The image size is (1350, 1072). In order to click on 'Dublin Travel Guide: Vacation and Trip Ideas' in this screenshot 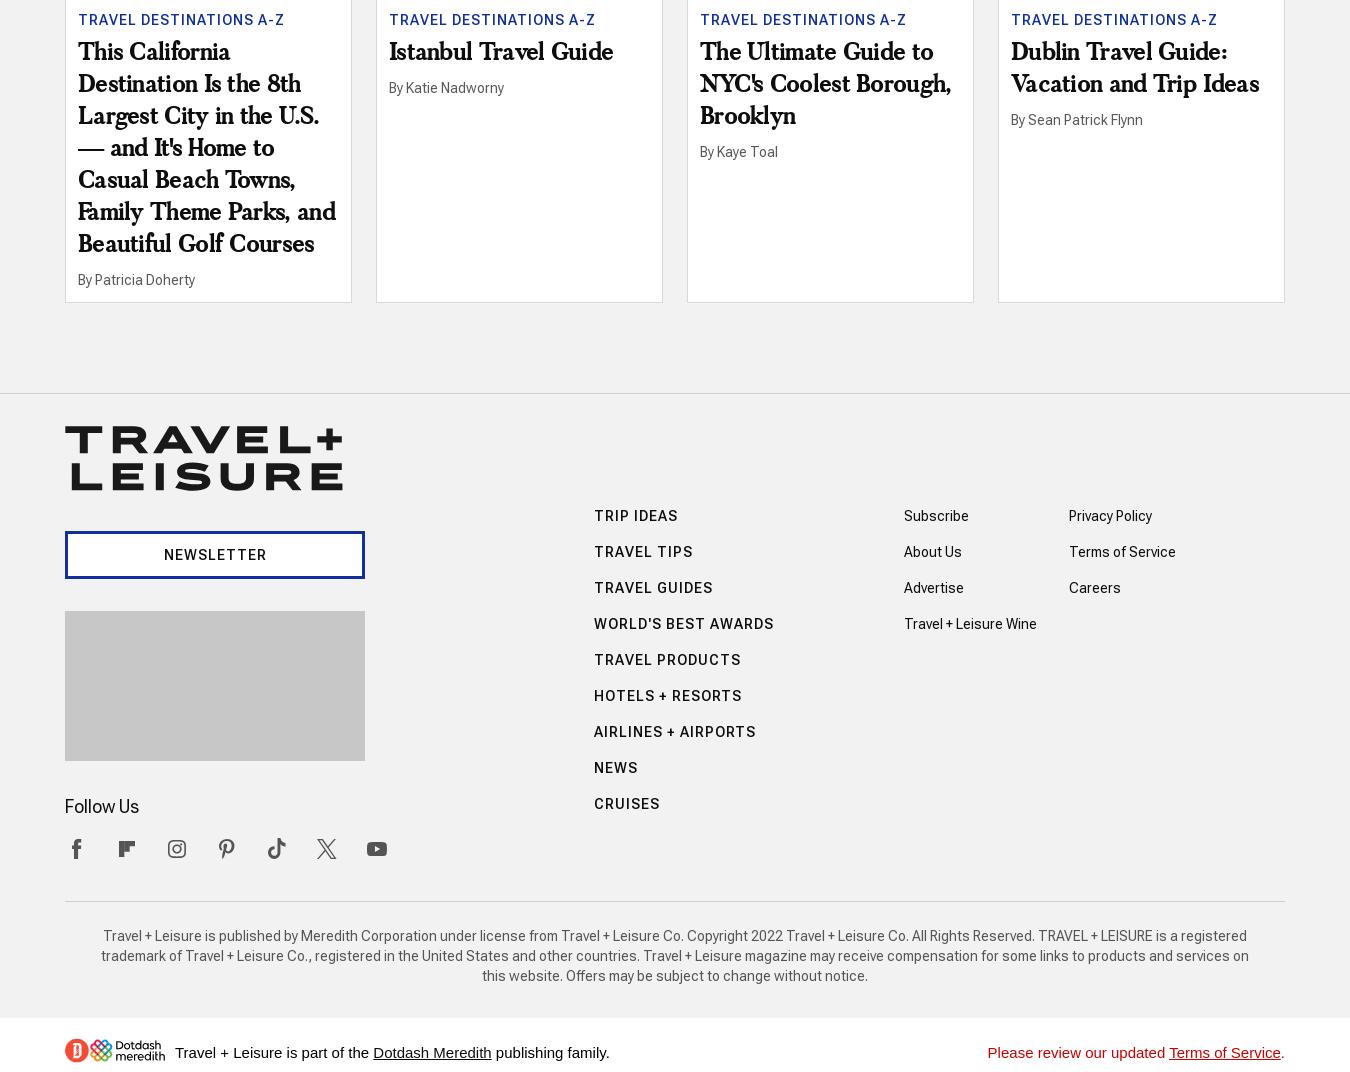, I will do `click(1133, 69)`.